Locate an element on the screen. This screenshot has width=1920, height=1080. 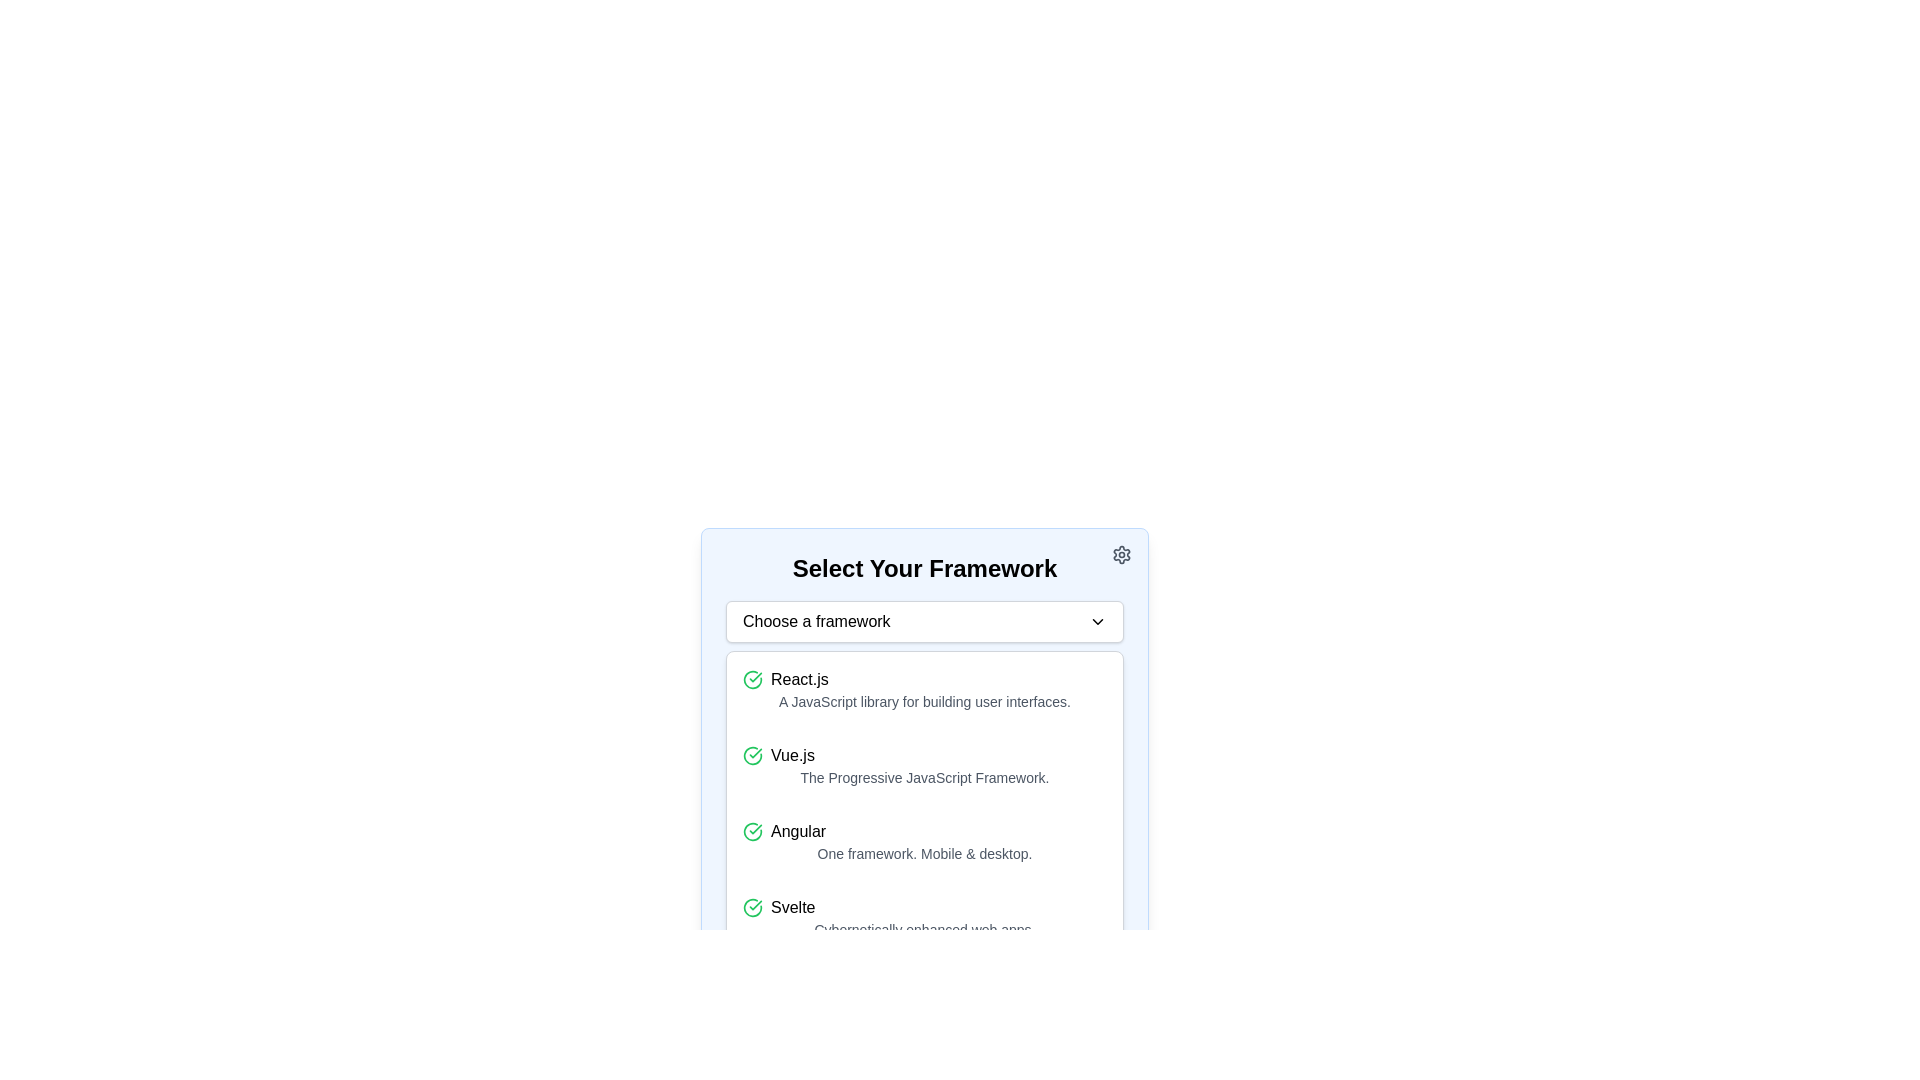
the settings icon button located at the top-right corner of the 'Select Your Framework' content block is located at coordinates (1122, 555).